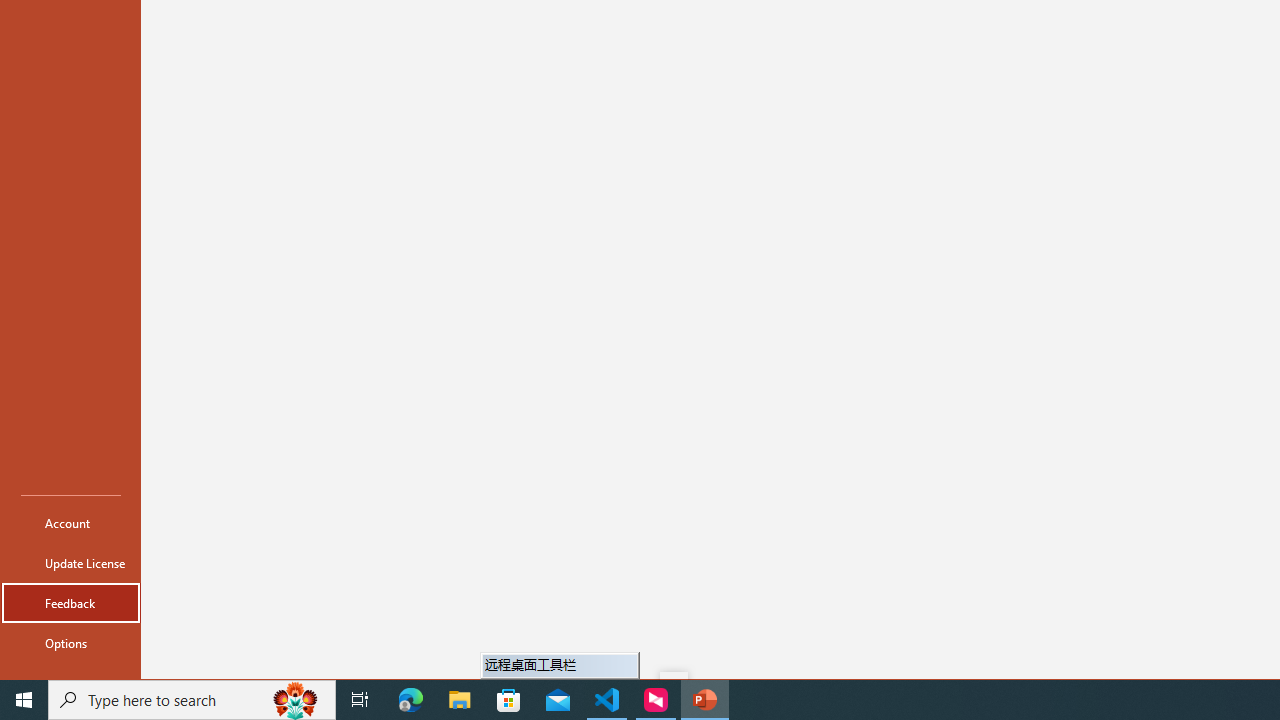 This screenshot has width=1280, height=720. I want to click on 'File Explorer', so click(459, 698).